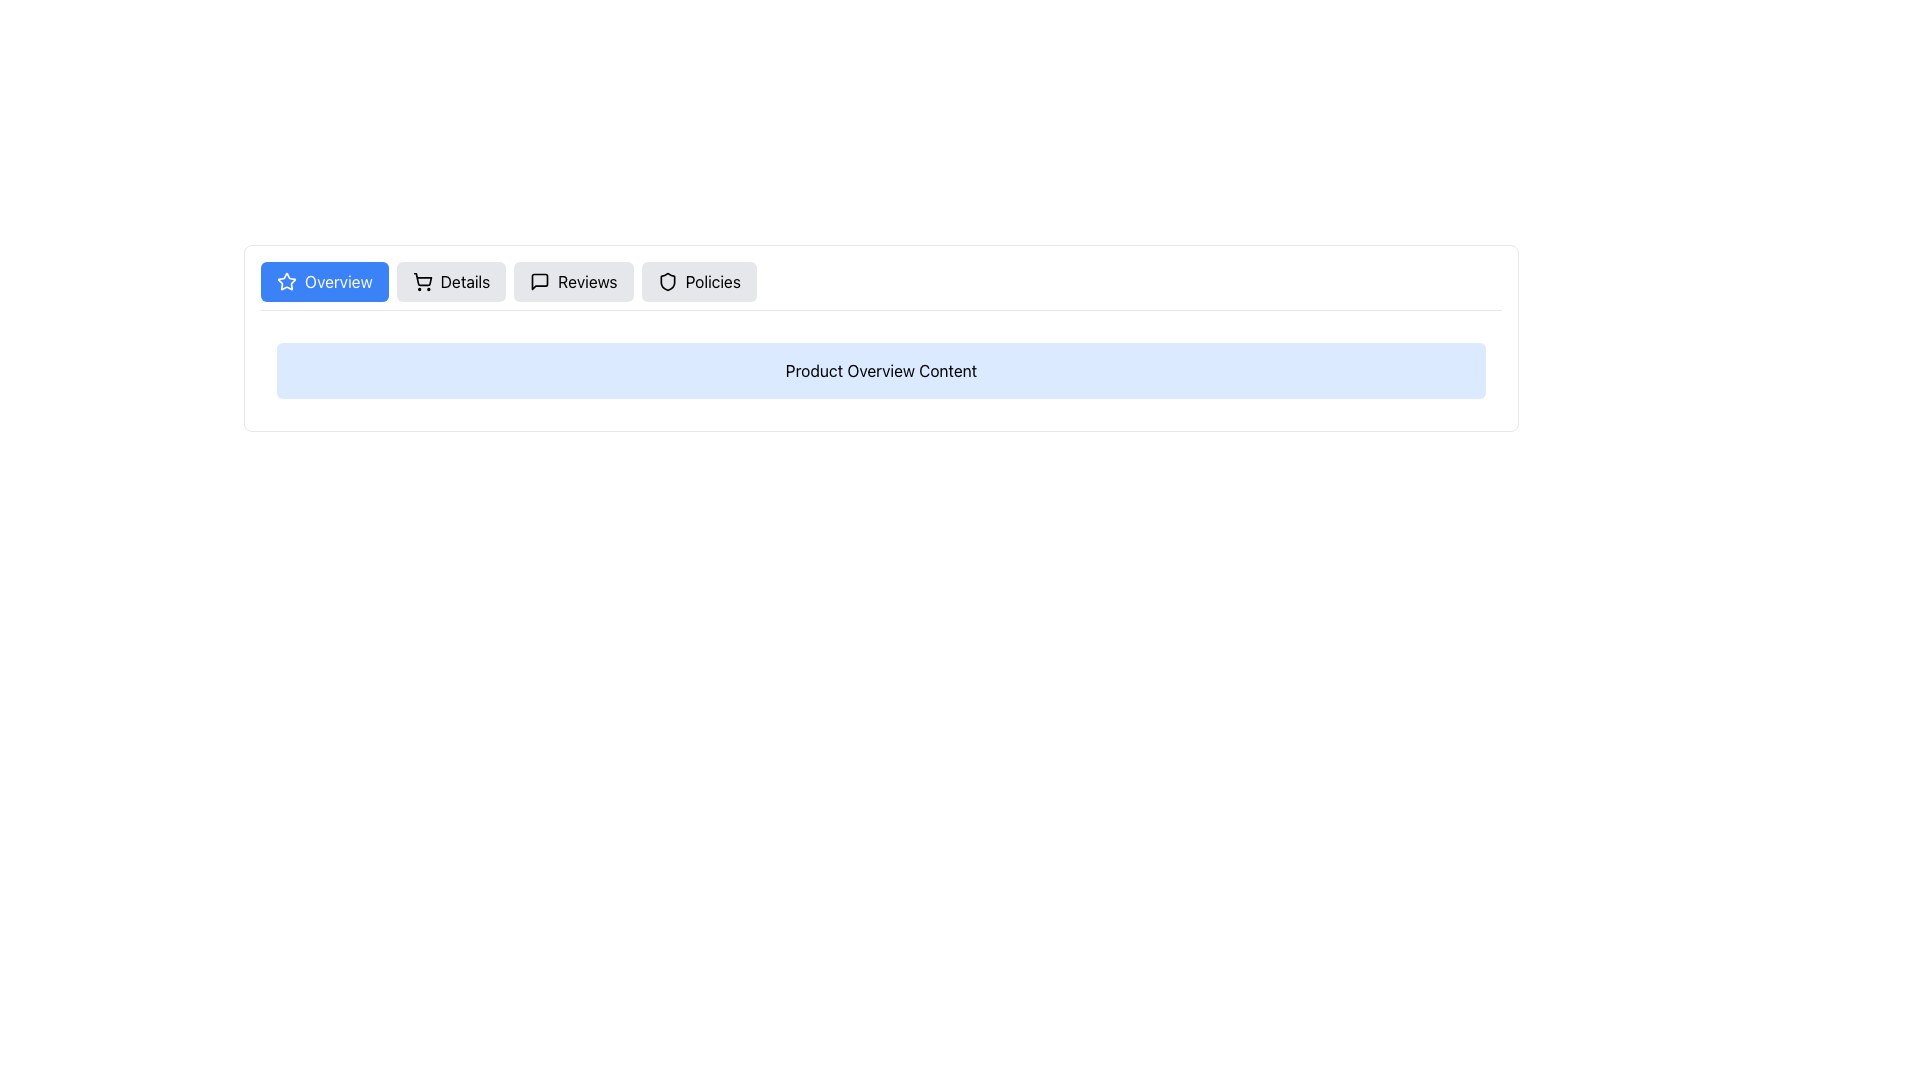 Image resolution: width=1920 pixels, height=1080 pixels. Describe the element at coordinates (286, 281) in the screenshot. I see `the blue star-shaped icon with a hollow center located to the left of the text 'Overview' in the first tab of the interface` at that location.